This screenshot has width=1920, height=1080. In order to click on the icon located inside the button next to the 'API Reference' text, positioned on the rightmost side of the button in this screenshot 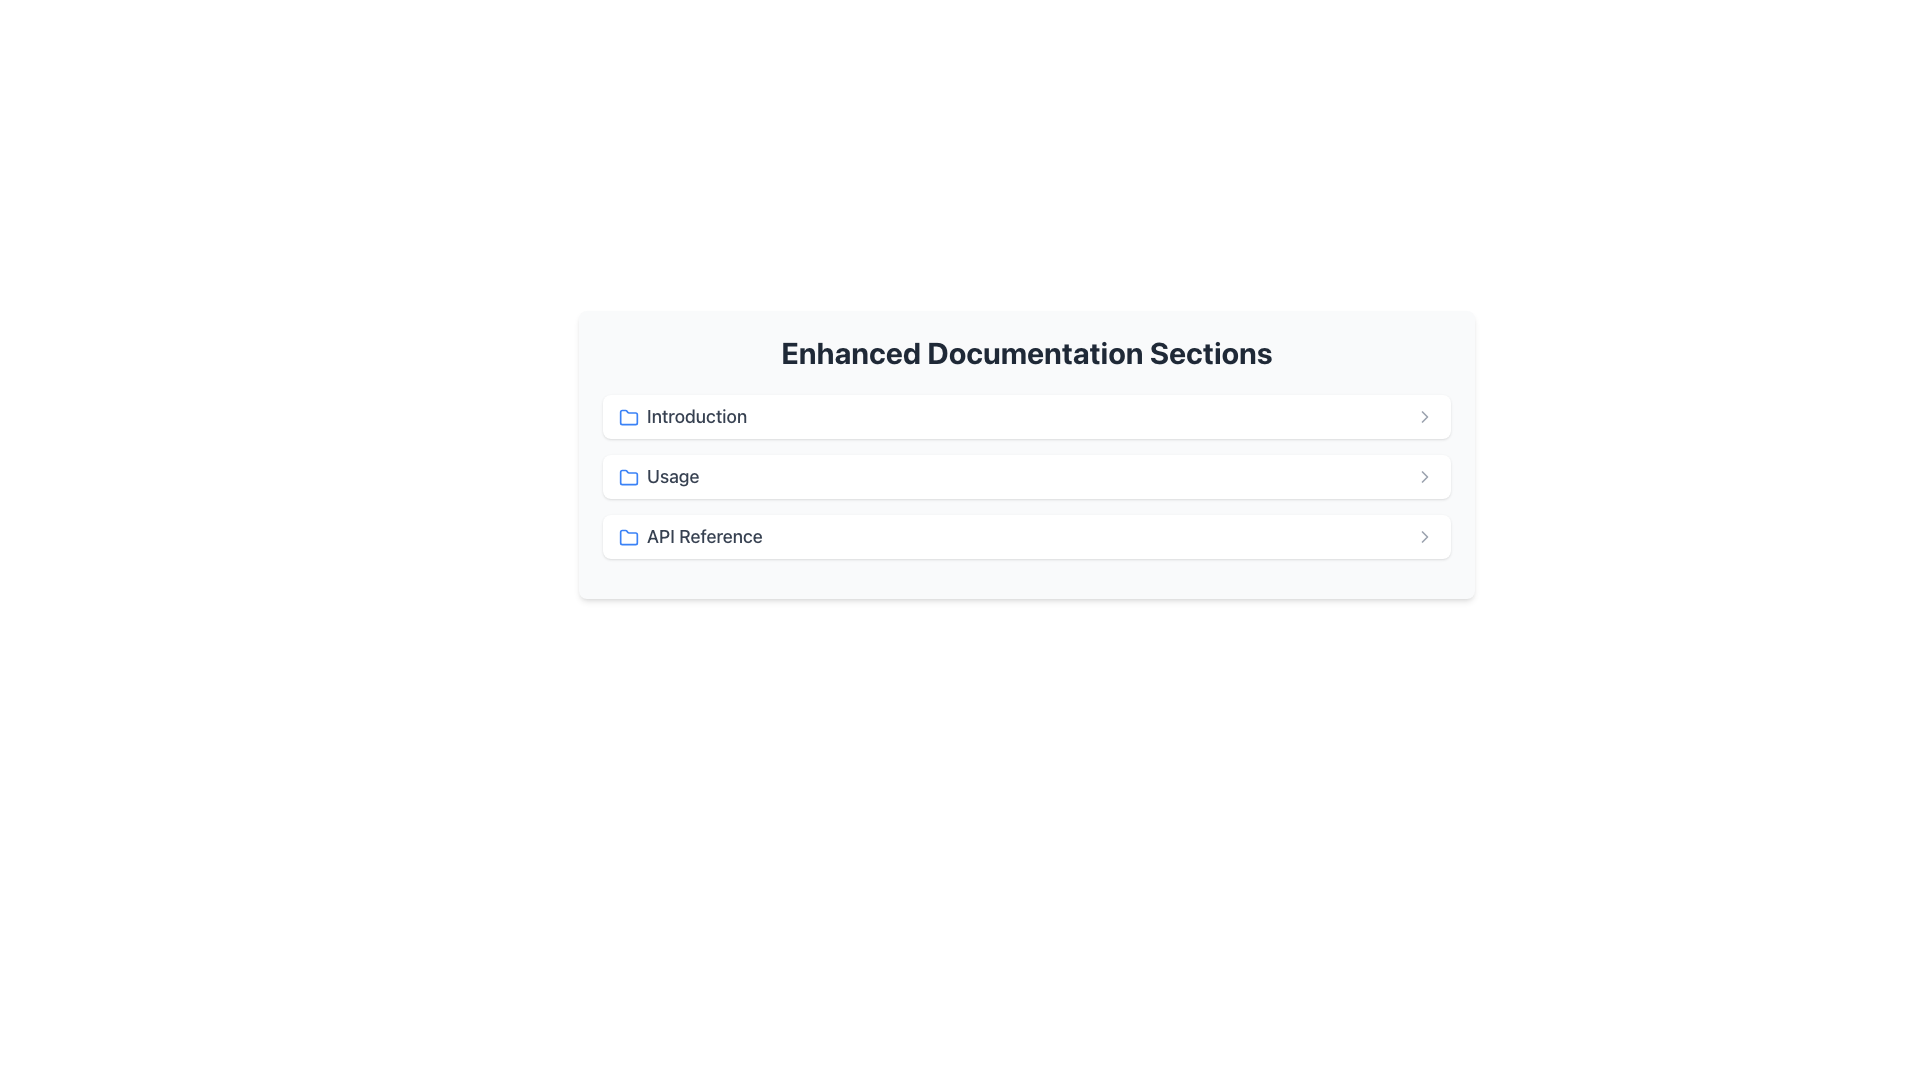, I will do `click(1424, 535)`.